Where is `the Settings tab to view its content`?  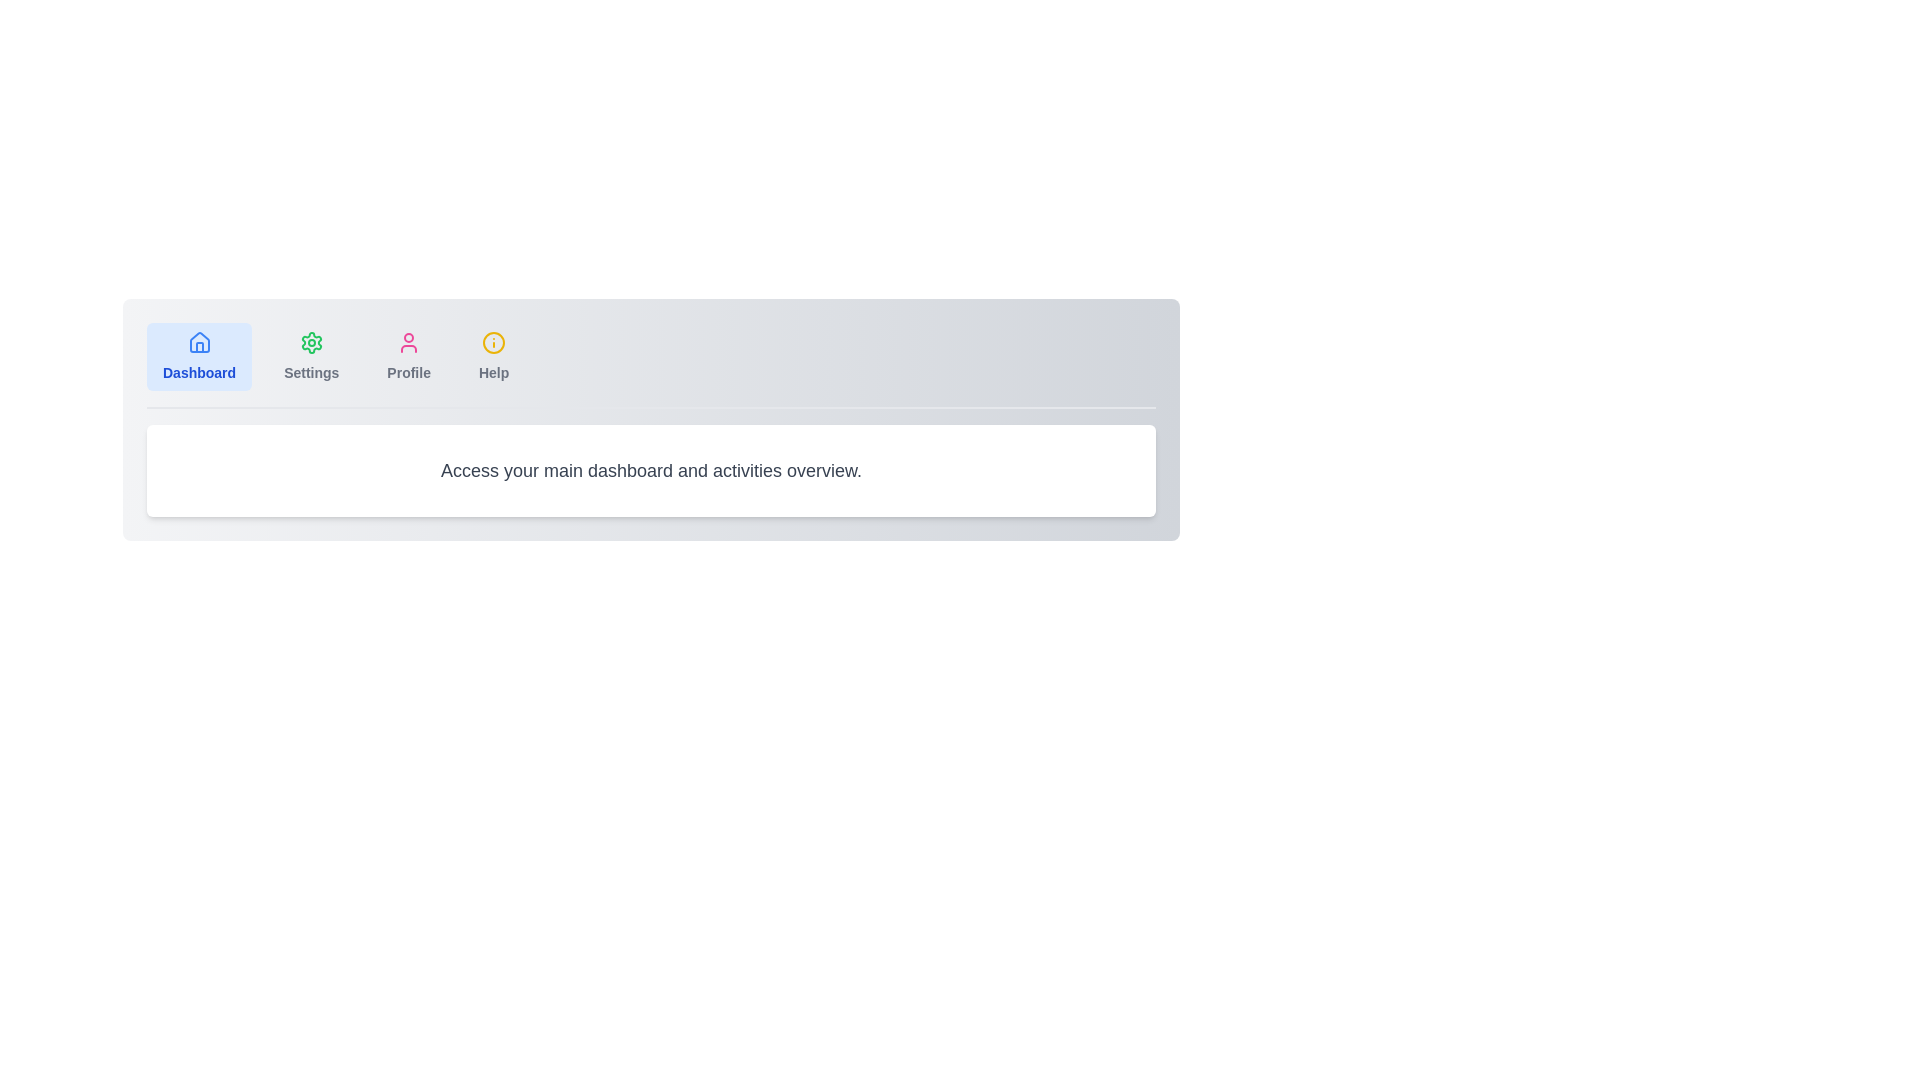
the Settings tab to view its content is located at coordinates (310, 356).